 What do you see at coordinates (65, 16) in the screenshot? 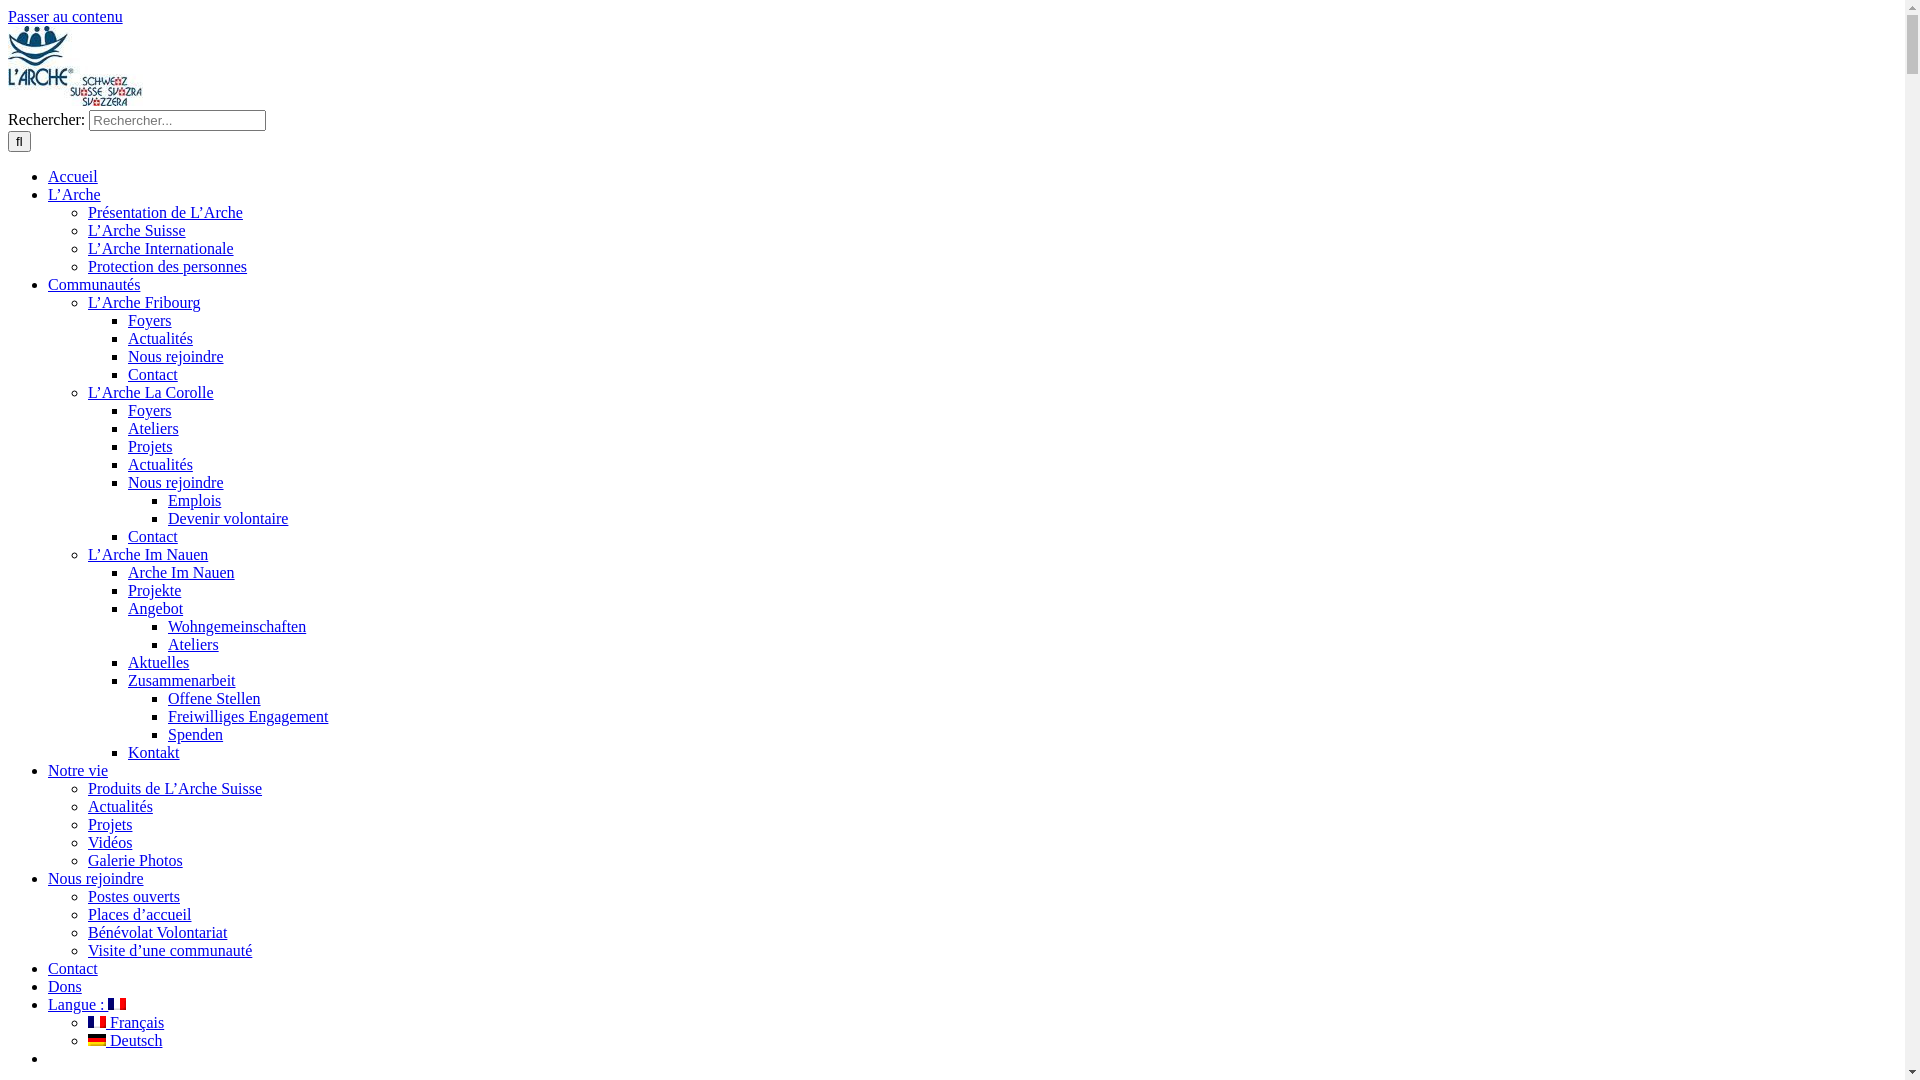
I see `'Passer au contenu'` at bounding box center [65, 16].